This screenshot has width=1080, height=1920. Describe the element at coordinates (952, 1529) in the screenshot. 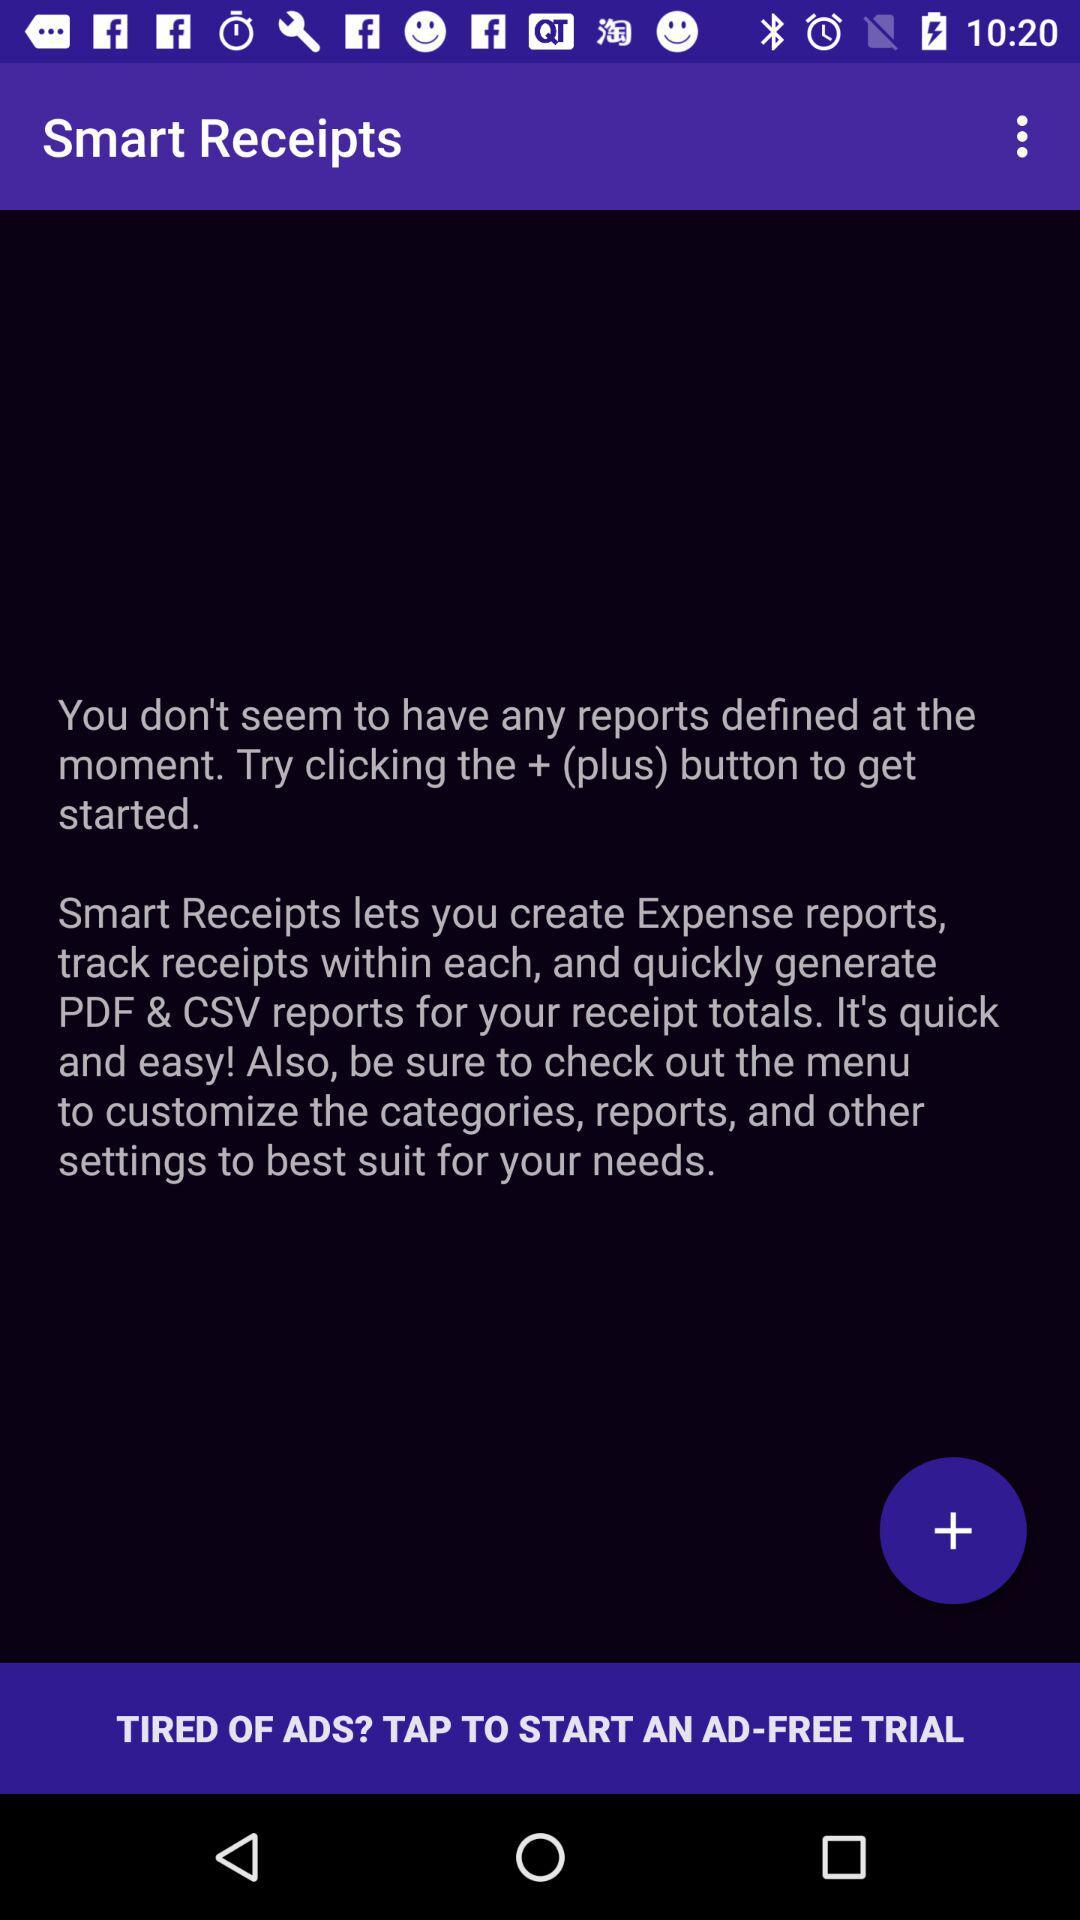

I see `the icon below the you don t icon` at that location.